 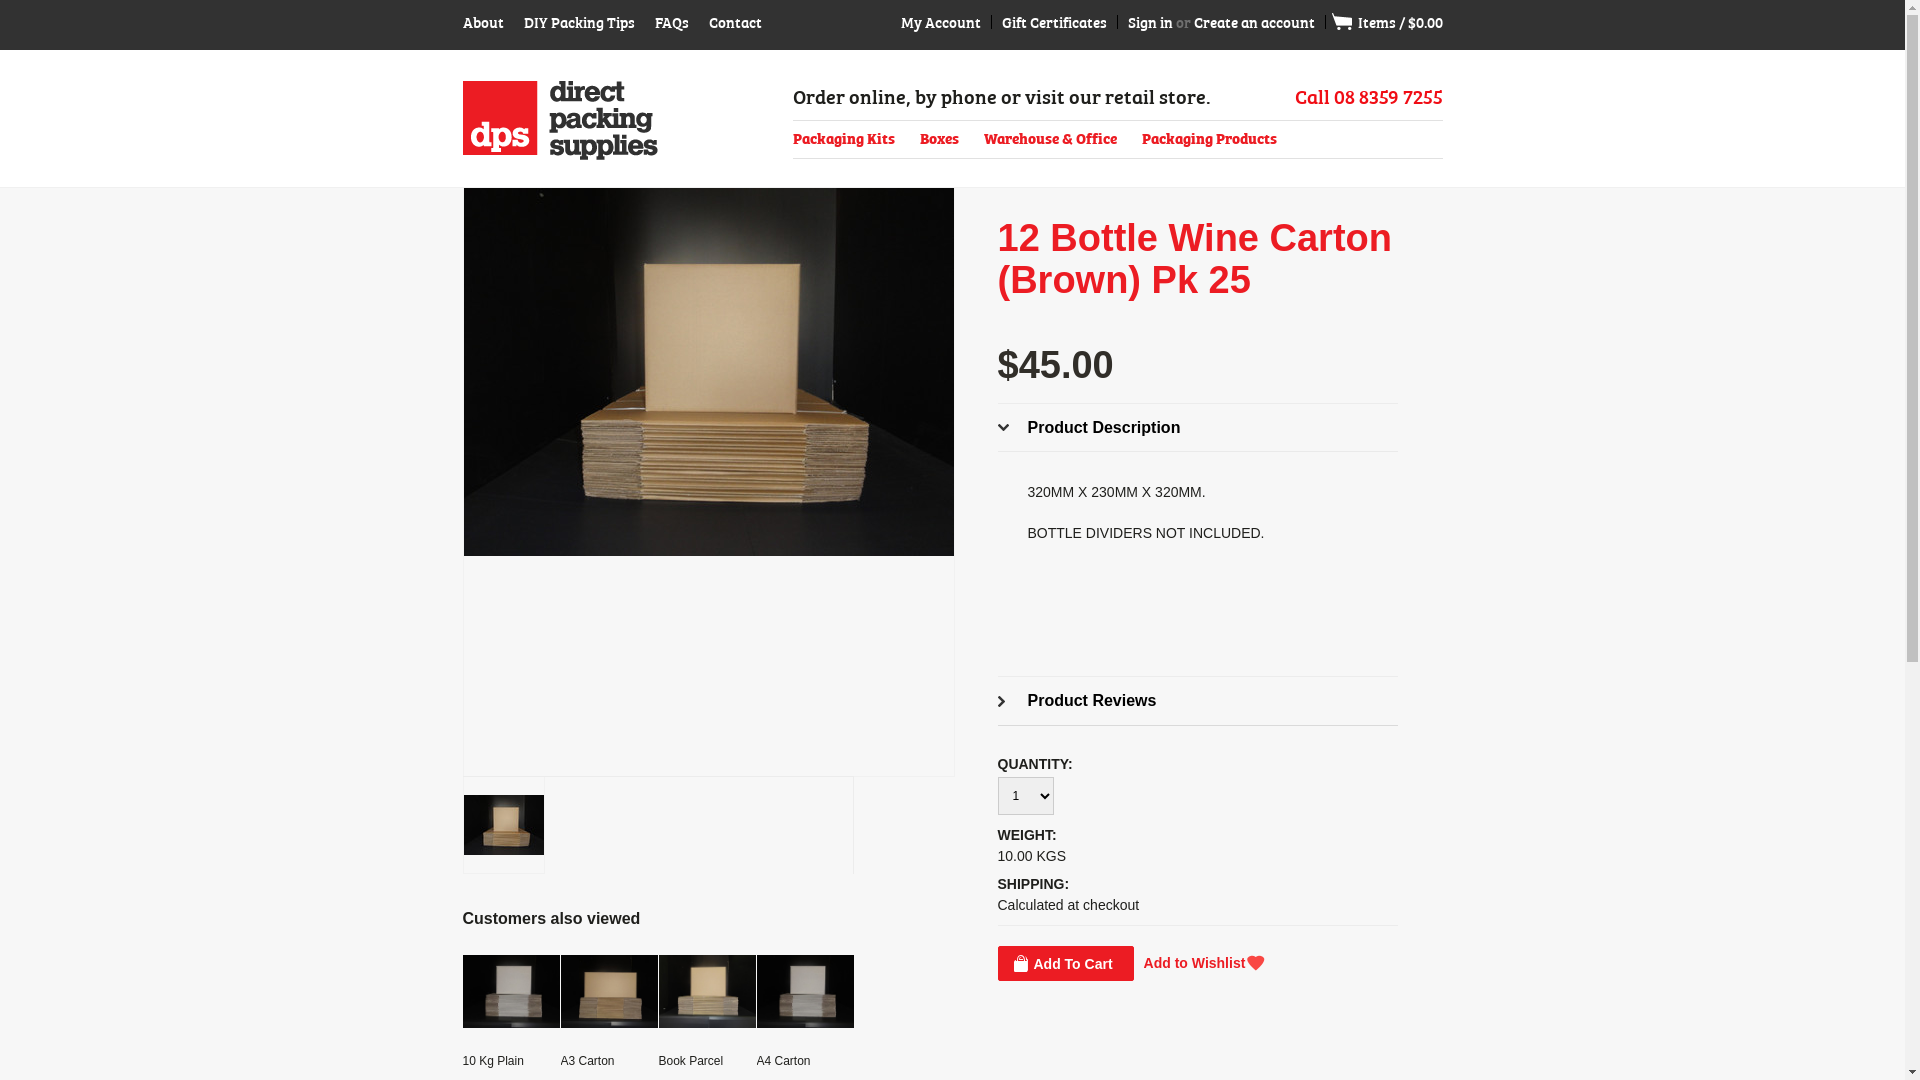 What do you see at coordinates (653, 21) in the screenshot?
I see `'FAQs'` at bounding box center [653, 21].